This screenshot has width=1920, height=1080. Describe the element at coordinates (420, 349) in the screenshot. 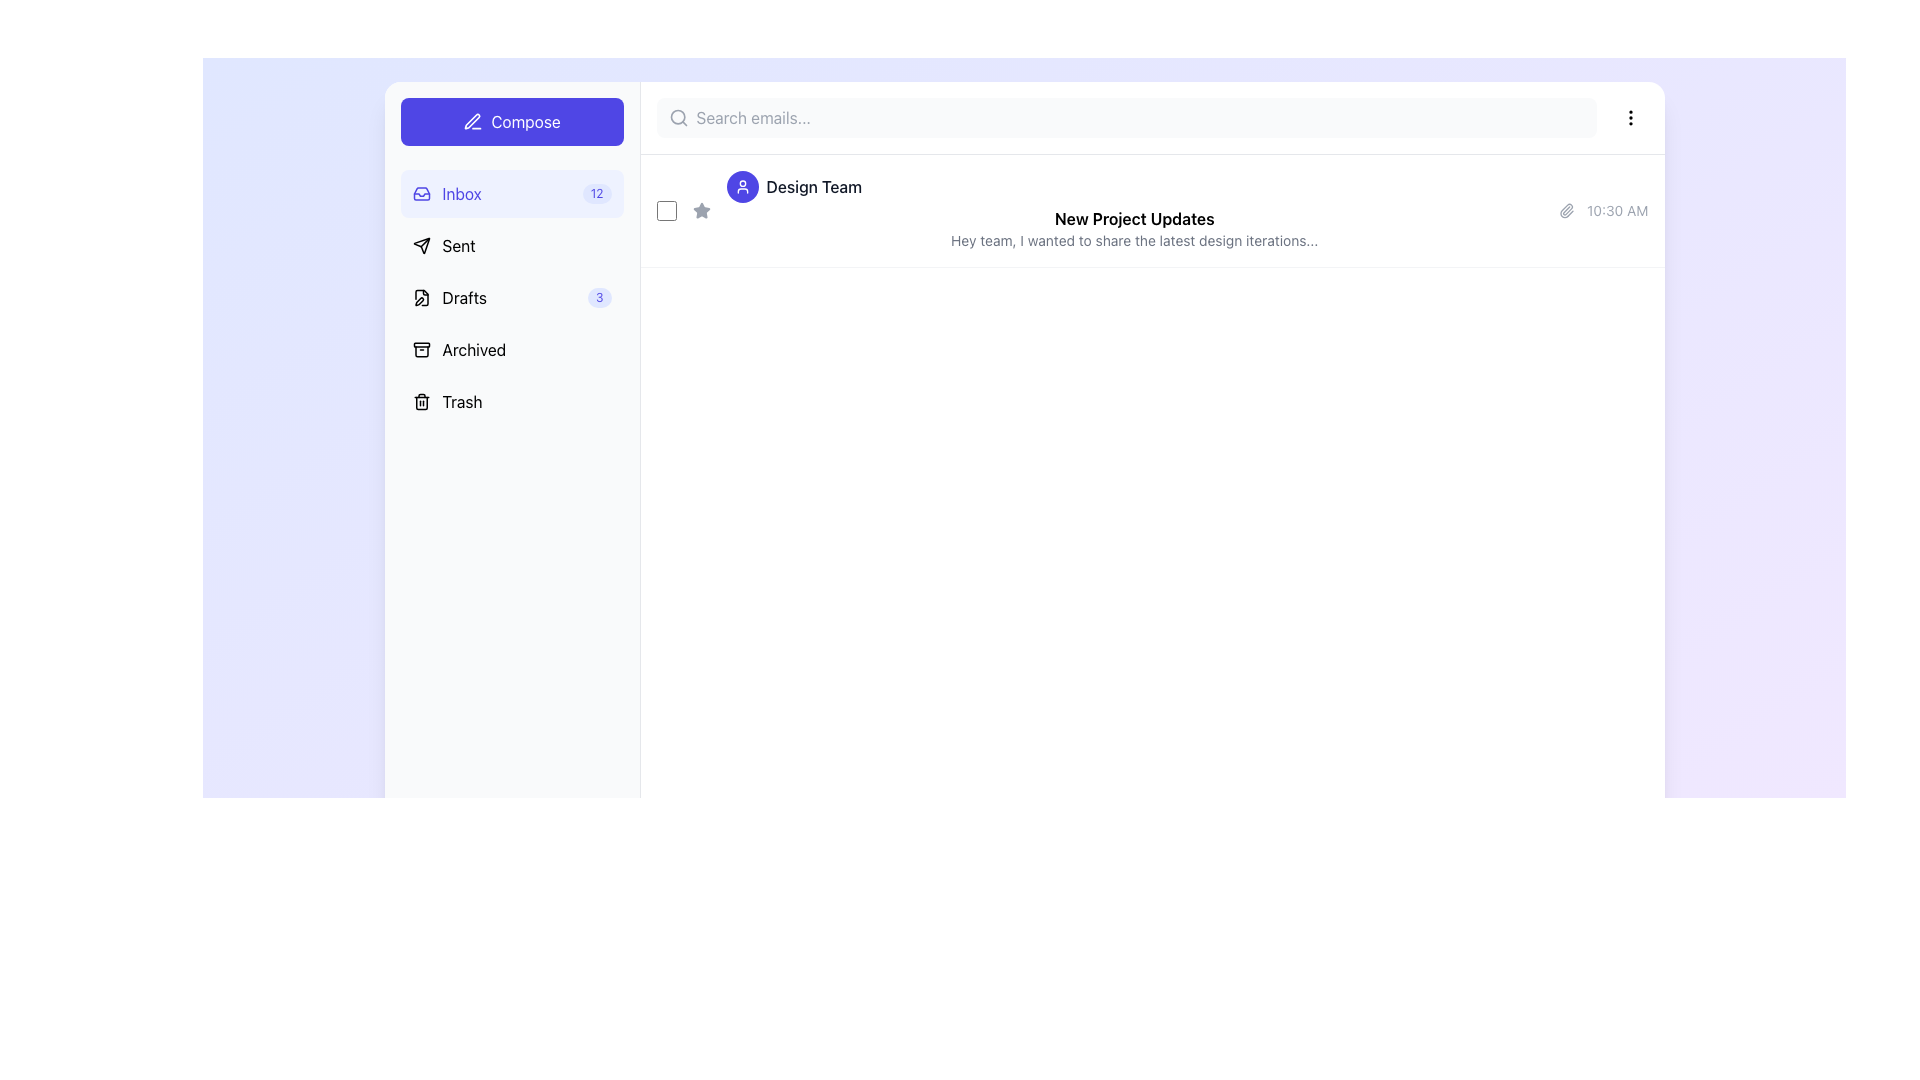

I see `the 'Archived' icon located in the left-hand navigation menu to interact or navigate to the archived items` at that location.